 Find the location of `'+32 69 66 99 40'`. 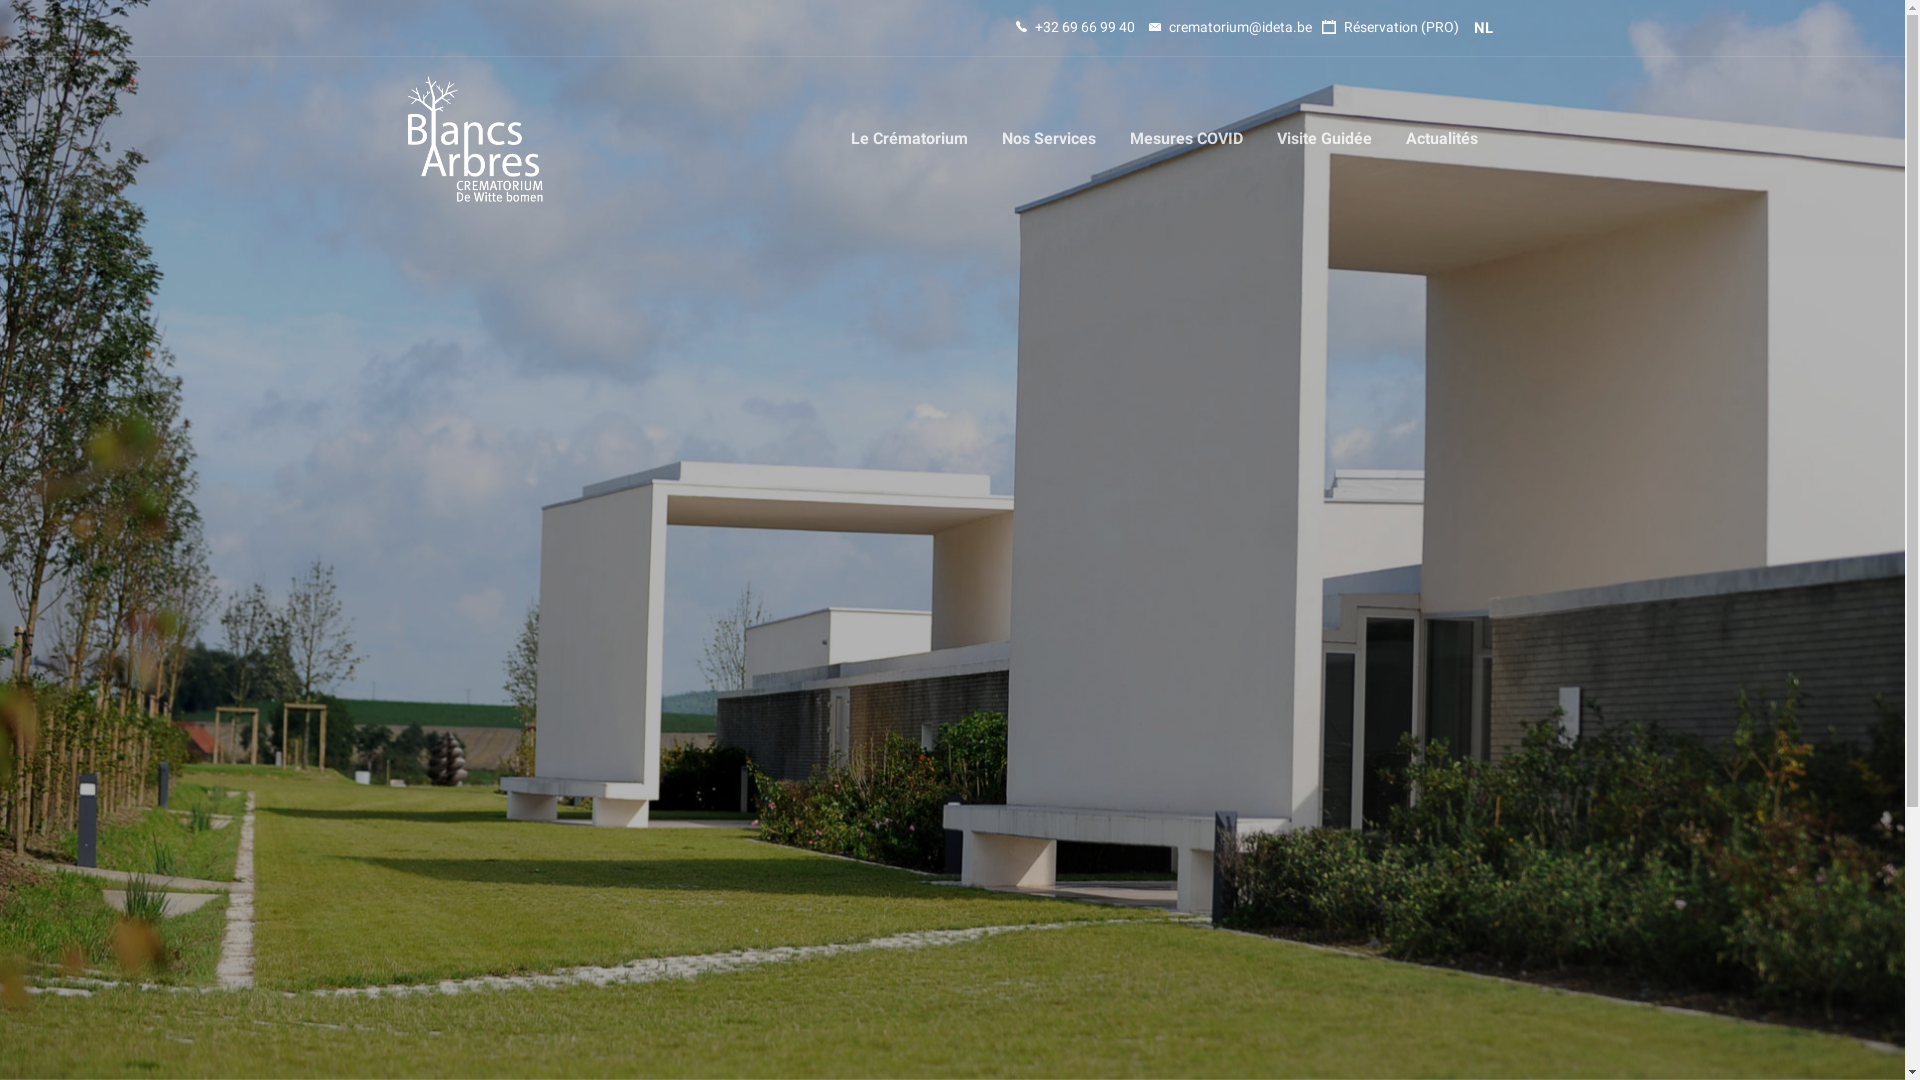

'+32 69 66 99 40' is located at coordinates (1074, 27).